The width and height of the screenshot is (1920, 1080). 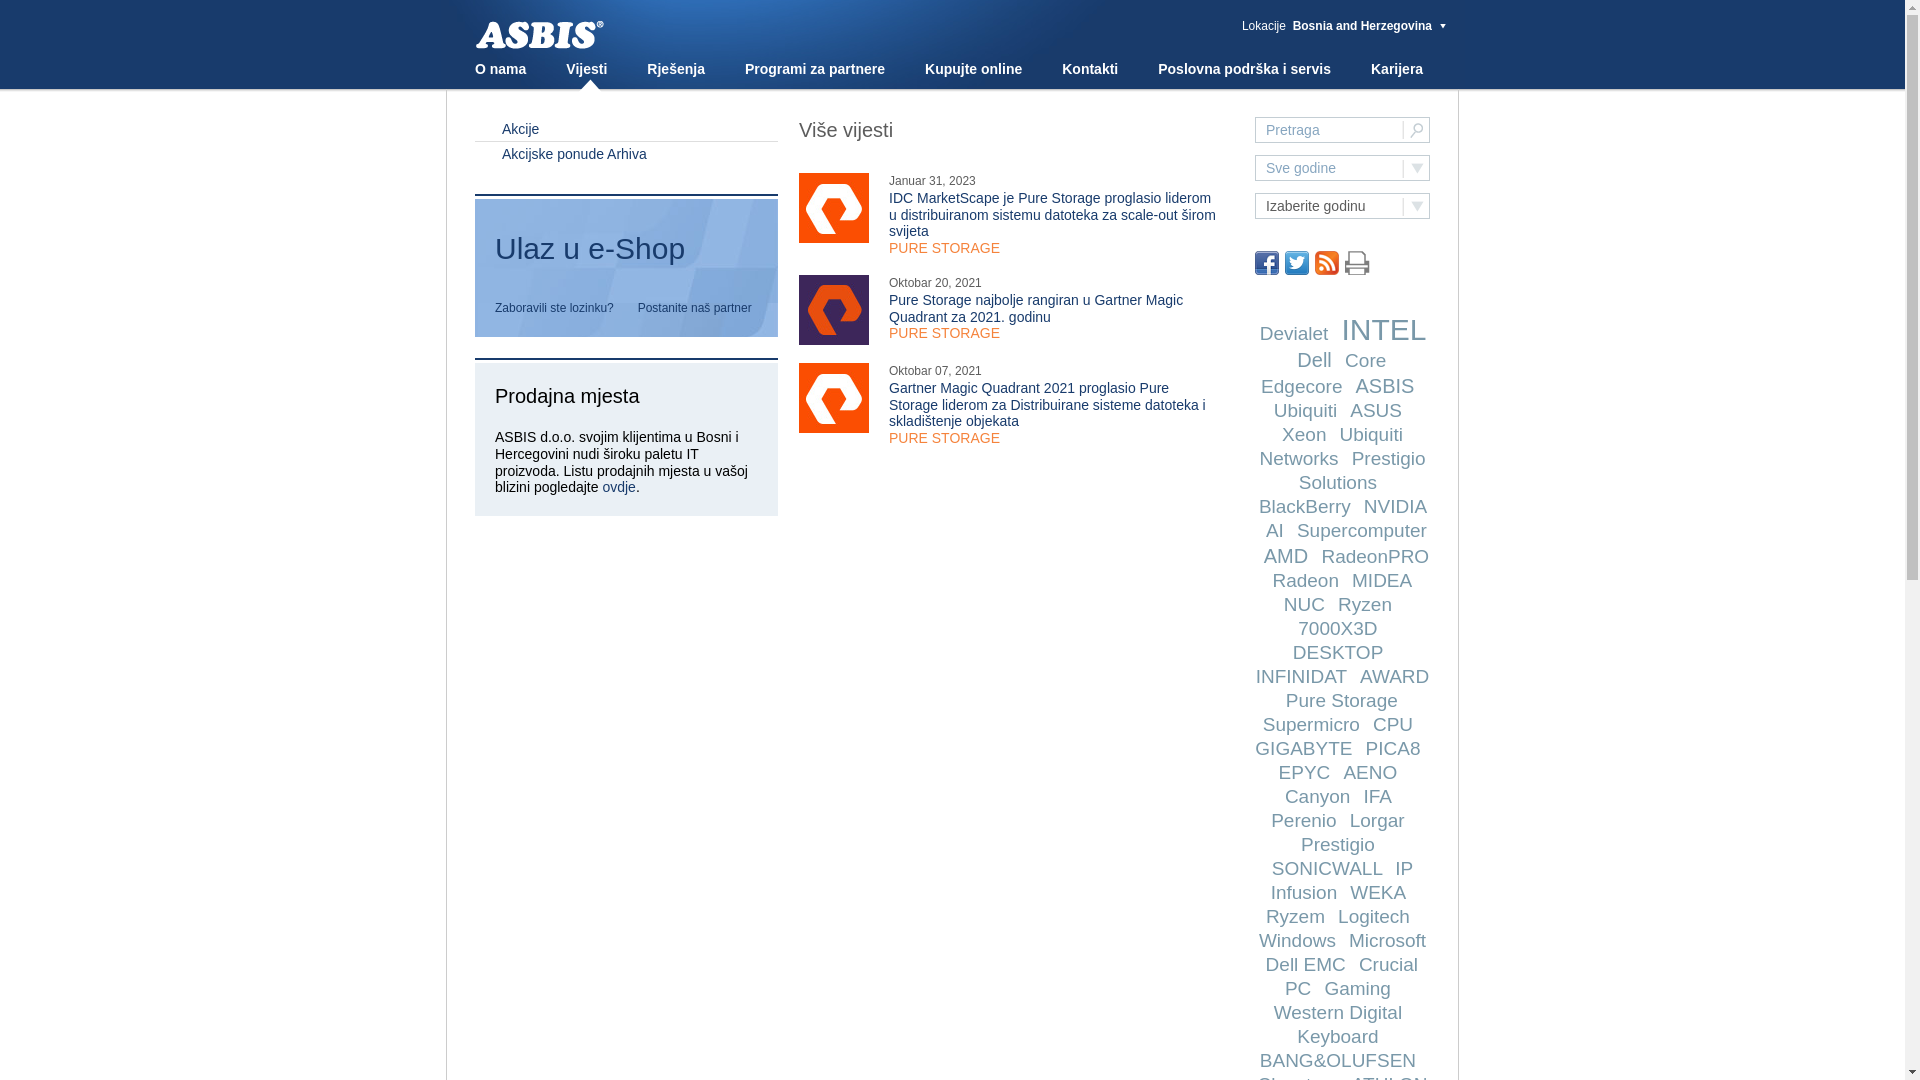 I want to click on 'Kontakti', so click(x=1060, y=68).